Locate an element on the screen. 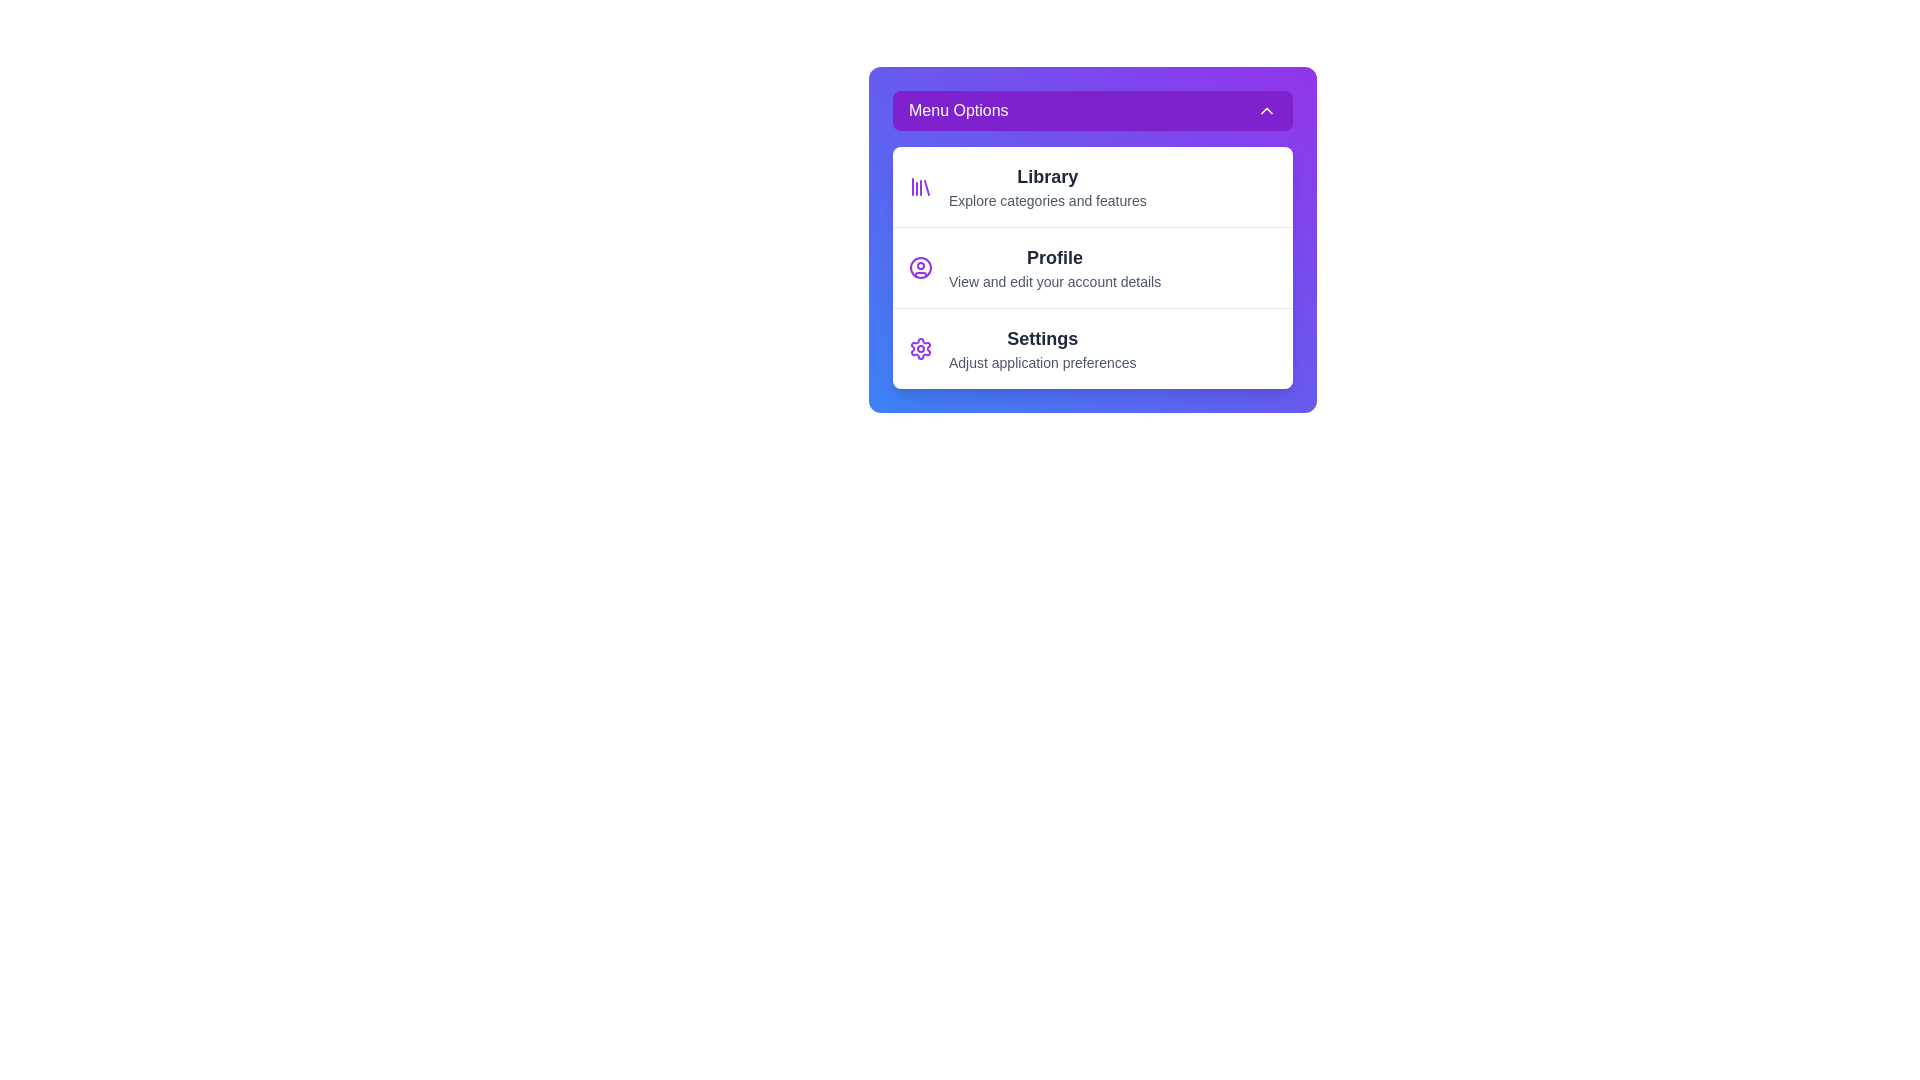 The image size is (1920, 1080). the secondary descriptive text element under the 'Profile' section that provides additional context or instructions related to the 'Profile' section is located at coordinates (1054, 281).